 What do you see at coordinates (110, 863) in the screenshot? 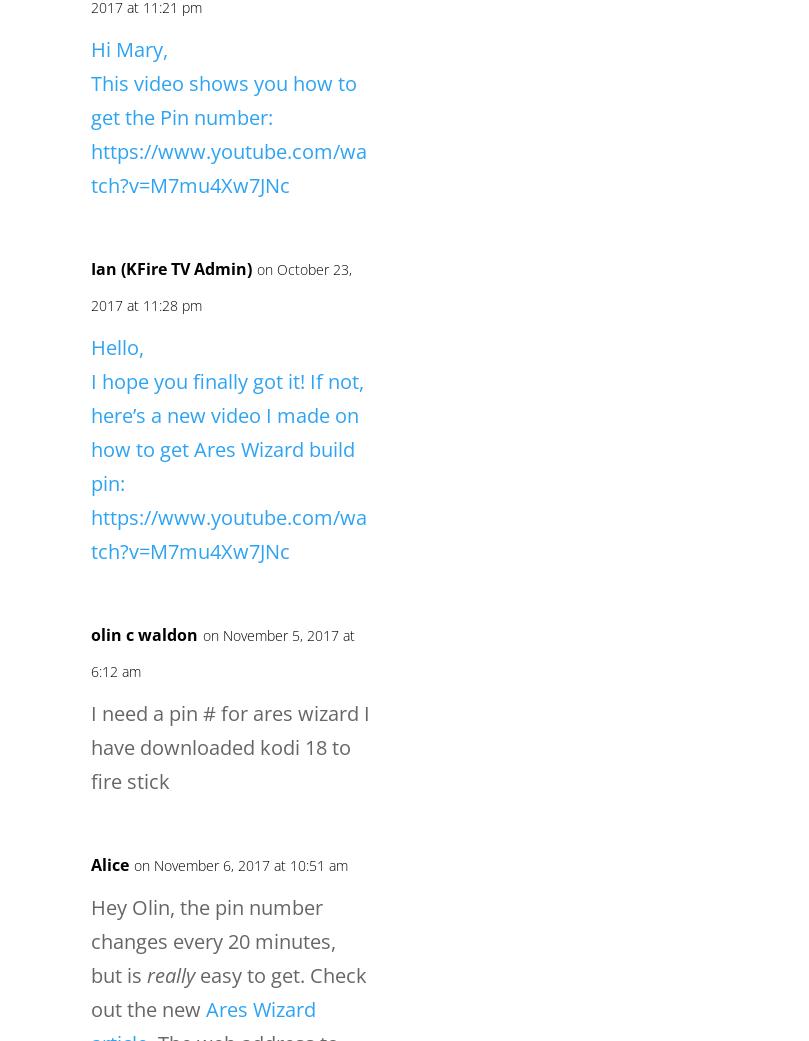
I see `'Alice'` at bounding box center [110, 863].